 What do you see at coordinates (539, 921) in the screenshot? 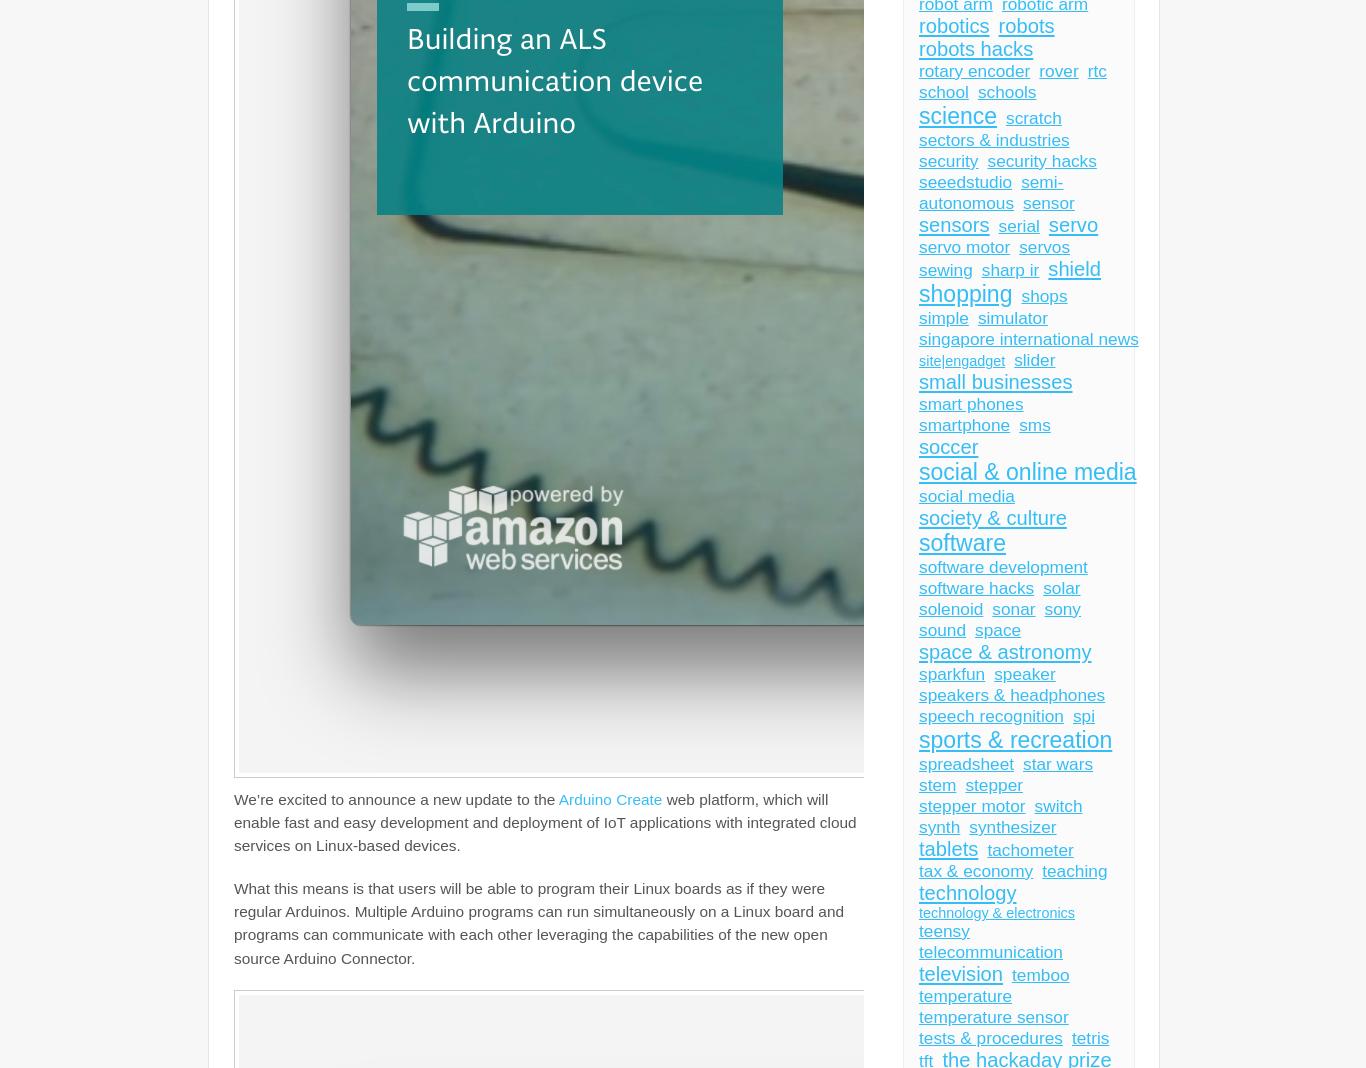
I see `'program their Linux boards as if they were regular Arduinos. Multiple Arduino programs can run simultaneously on a Linux board and programs can communicate with each other leveraging the capabilities of the new open source Arduino Connector.'` at bounding box center [539, 921].